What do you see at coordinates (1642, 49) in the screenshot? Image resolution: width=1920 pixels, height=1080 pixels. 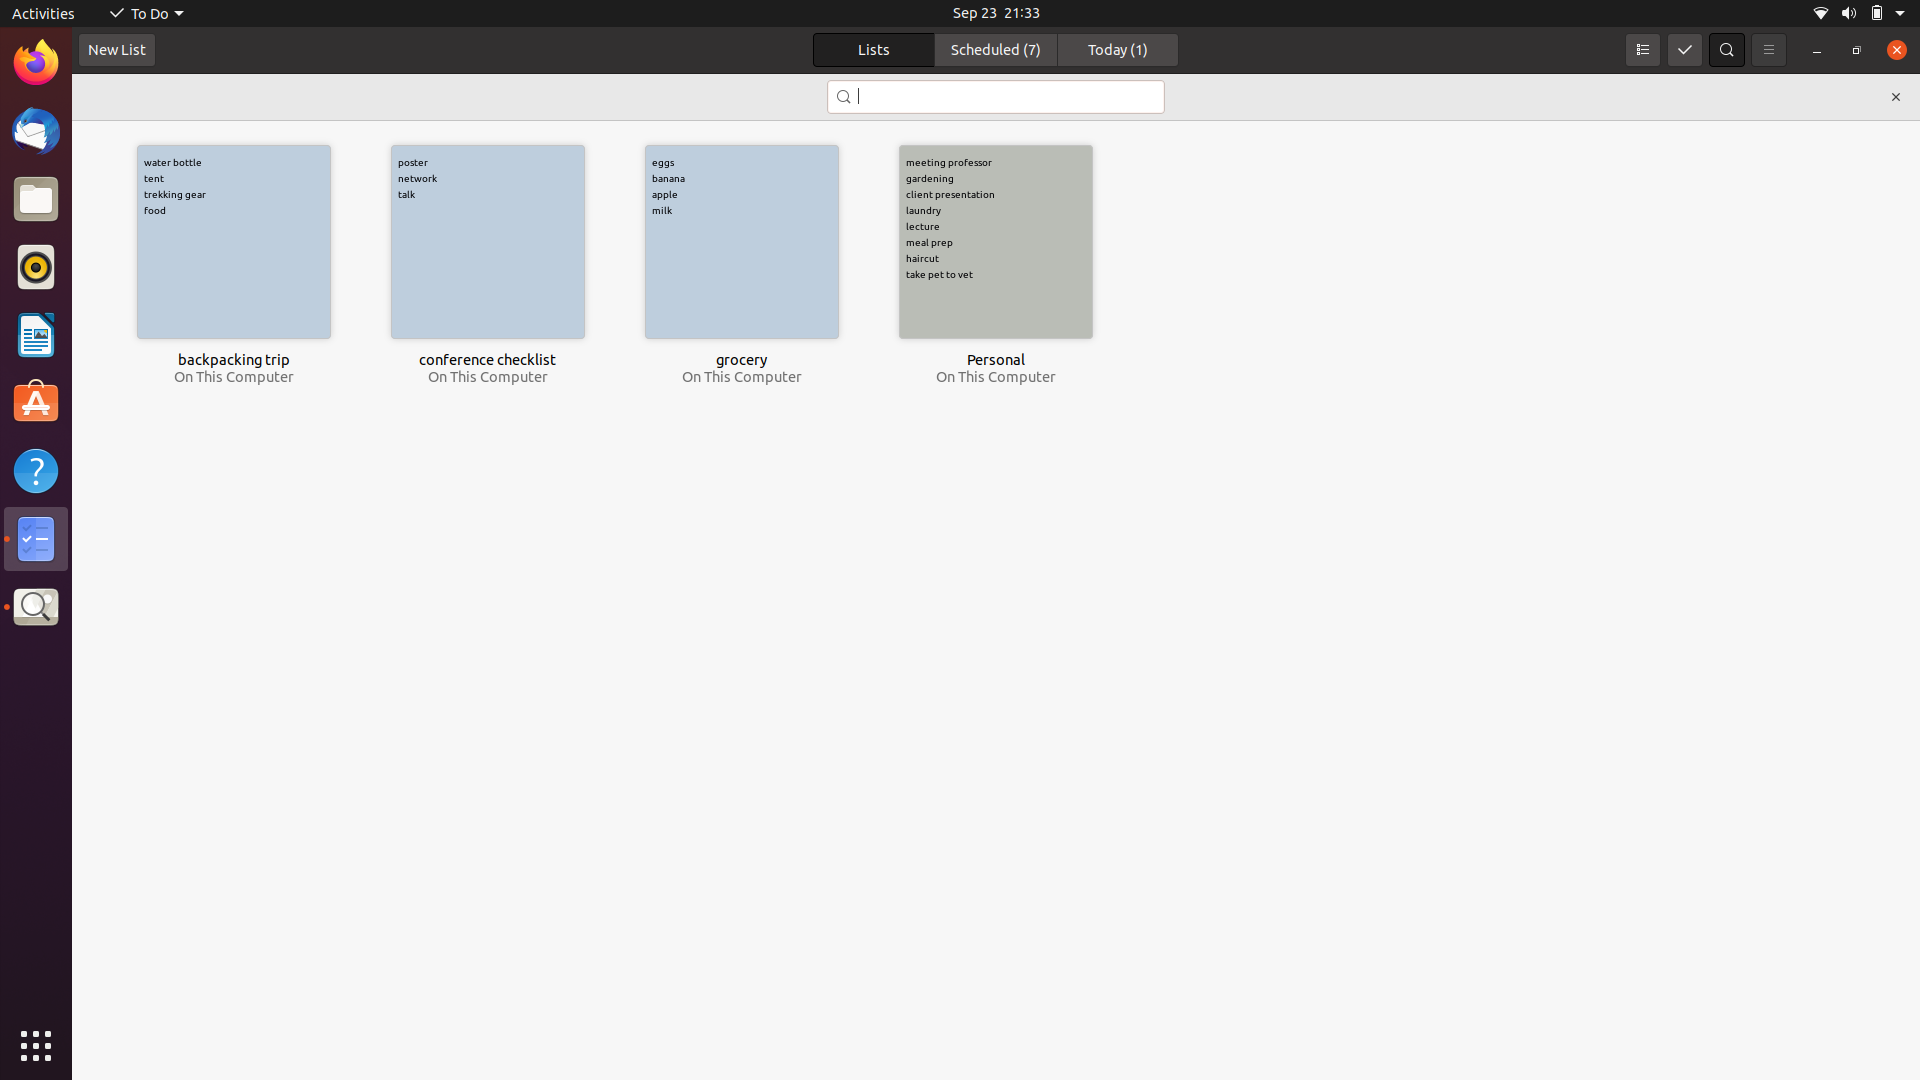 I see `Alter display to list setup` at bounding box center [1642, 49].